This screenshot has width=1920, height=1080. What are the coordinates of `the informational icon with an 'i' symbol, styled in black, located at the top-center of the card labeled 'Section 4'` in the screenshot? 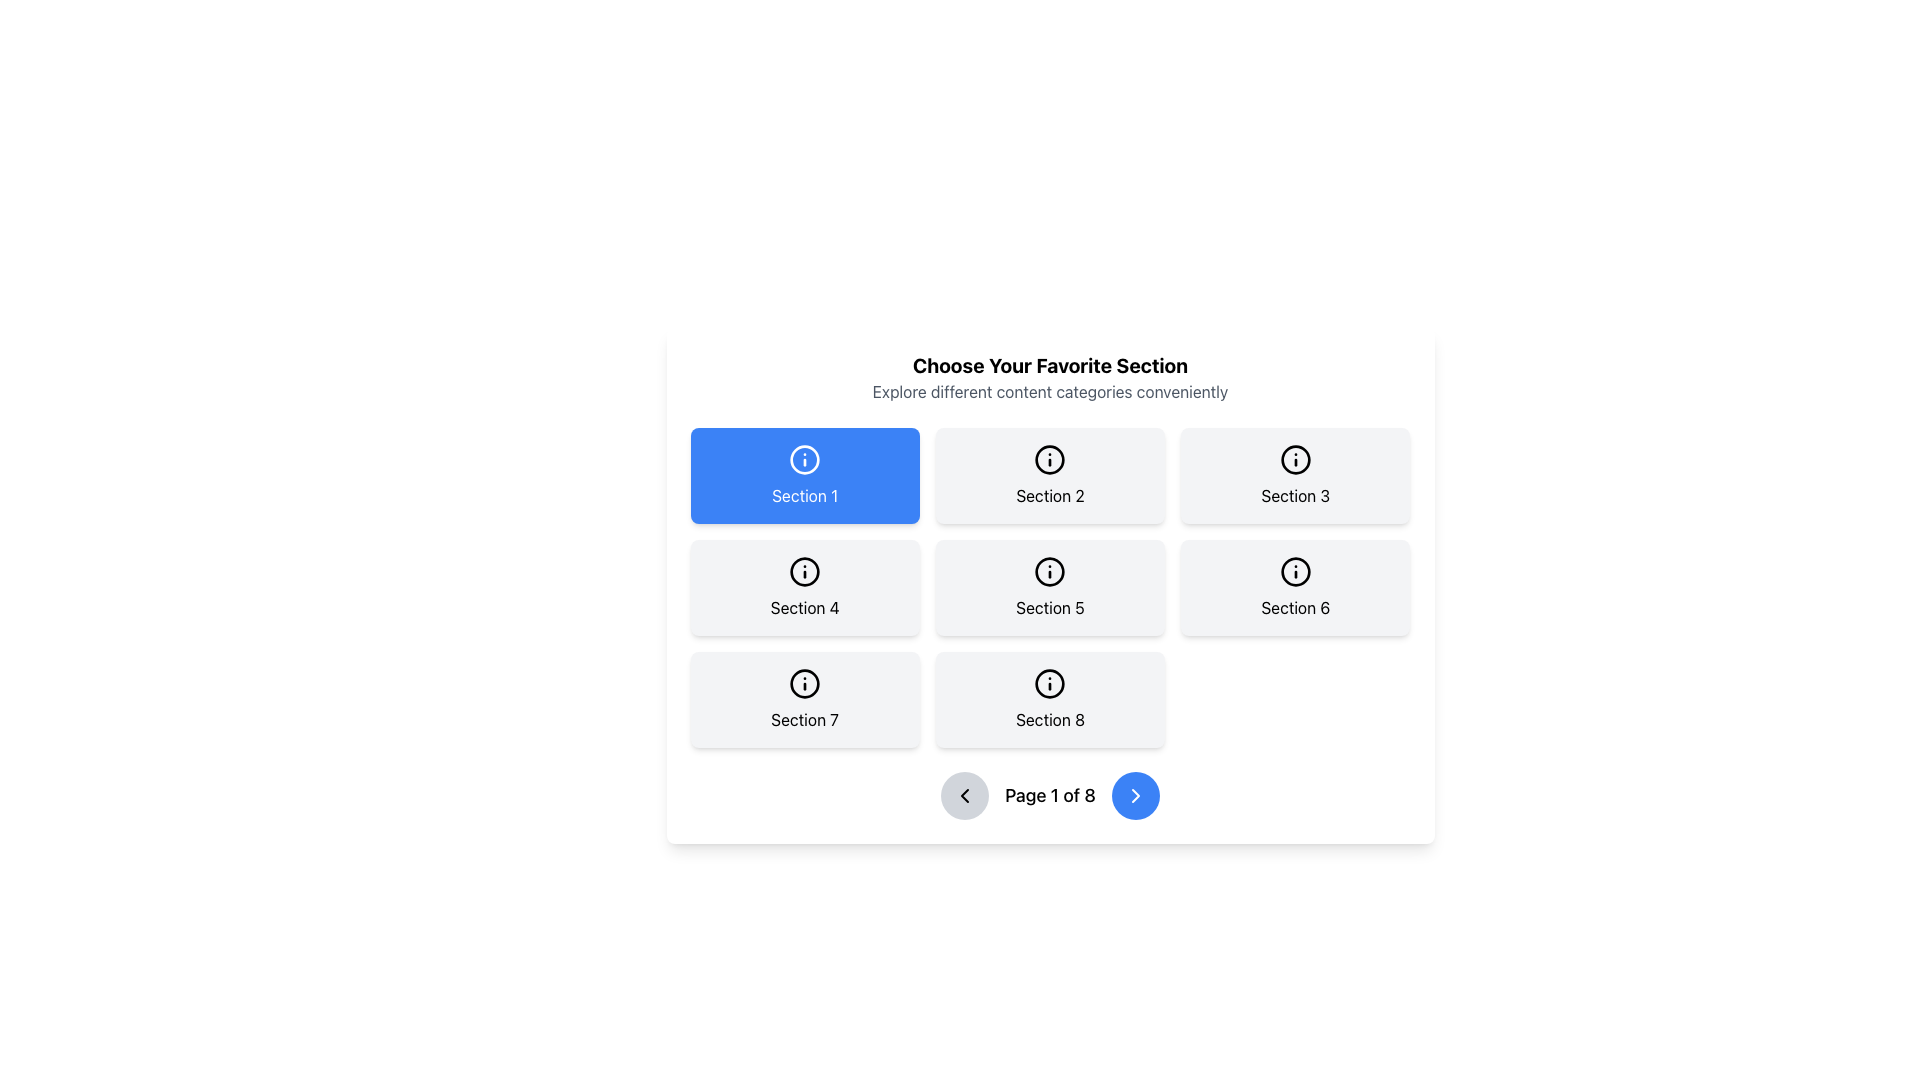 It's located at (805, 571).